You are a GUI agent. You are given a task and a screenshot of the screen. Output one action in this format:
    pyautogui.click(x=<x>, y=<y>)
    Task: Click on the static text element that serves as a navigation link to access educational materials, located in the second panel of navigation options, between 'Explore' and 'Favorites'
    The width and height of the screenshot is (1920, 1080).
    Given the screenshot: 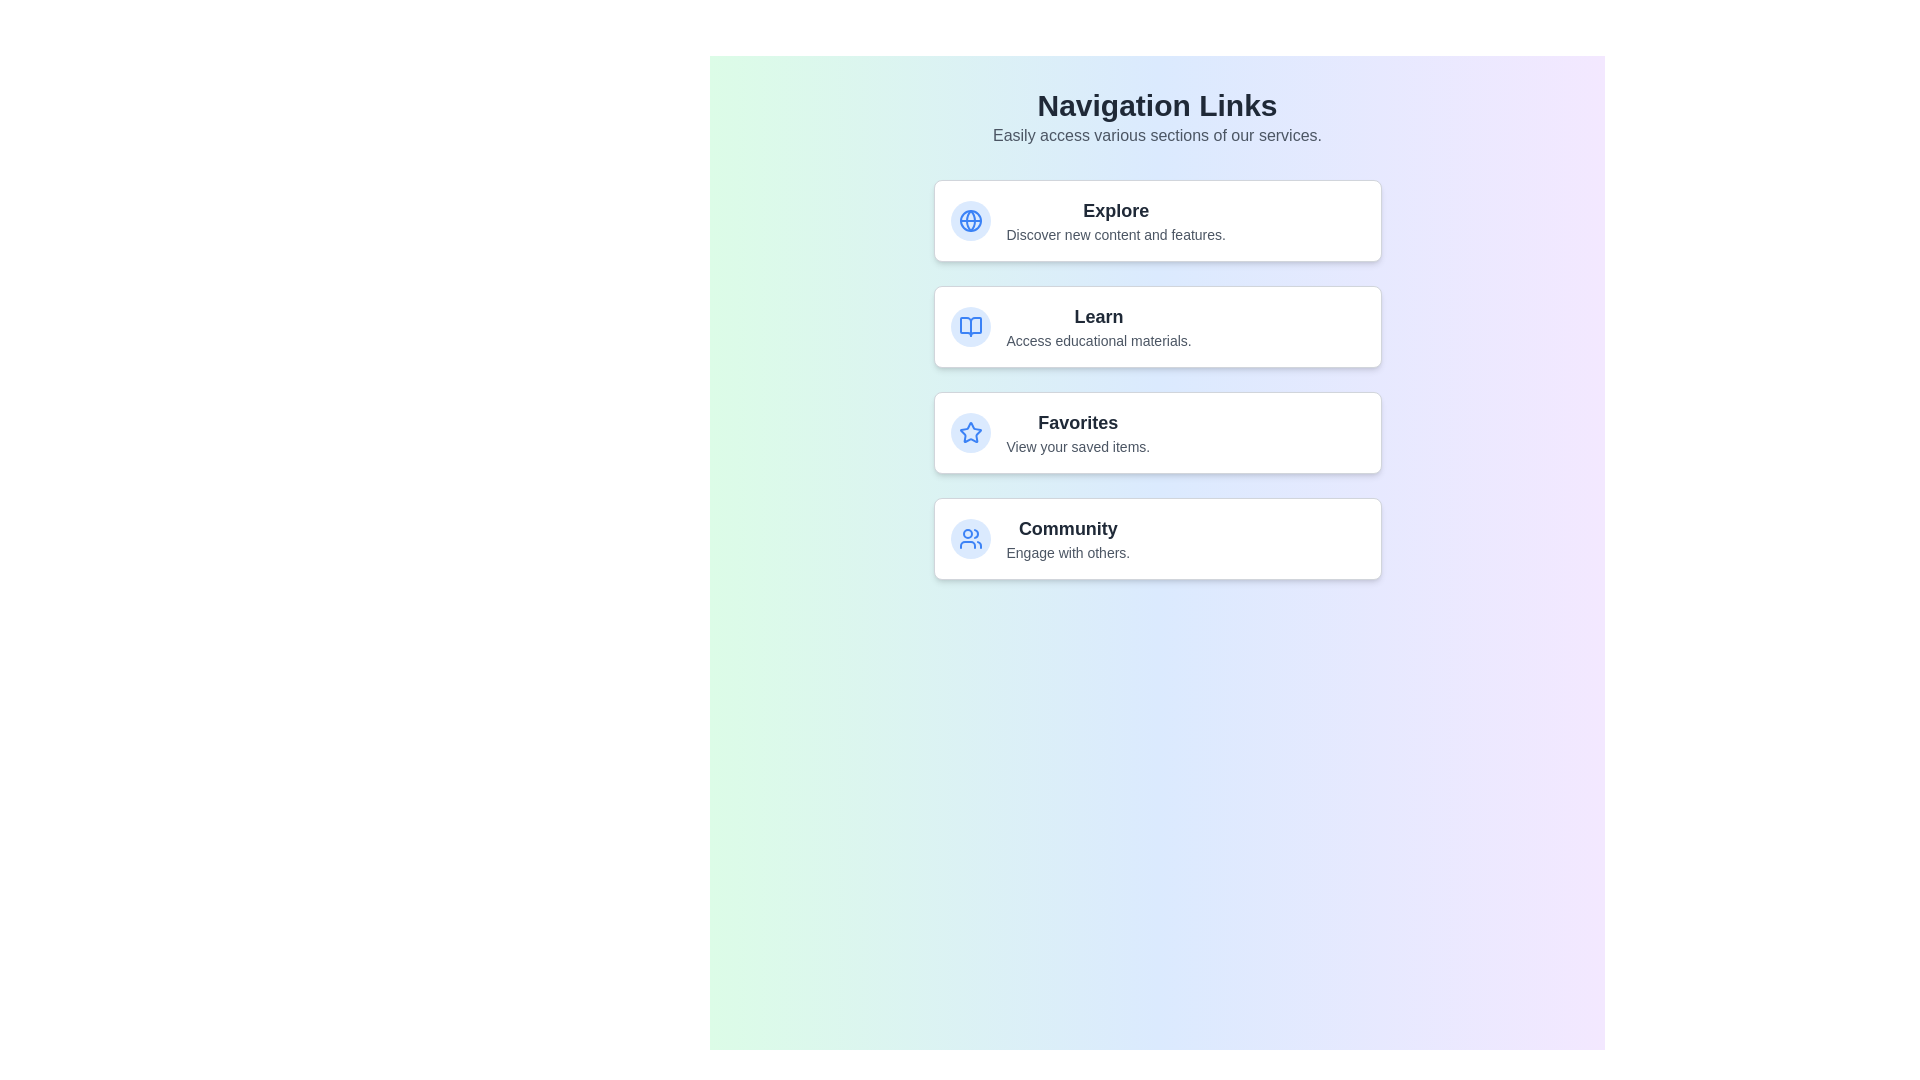 What is the action you would take?
    pyautogui.click(x=1098, y=326)
    